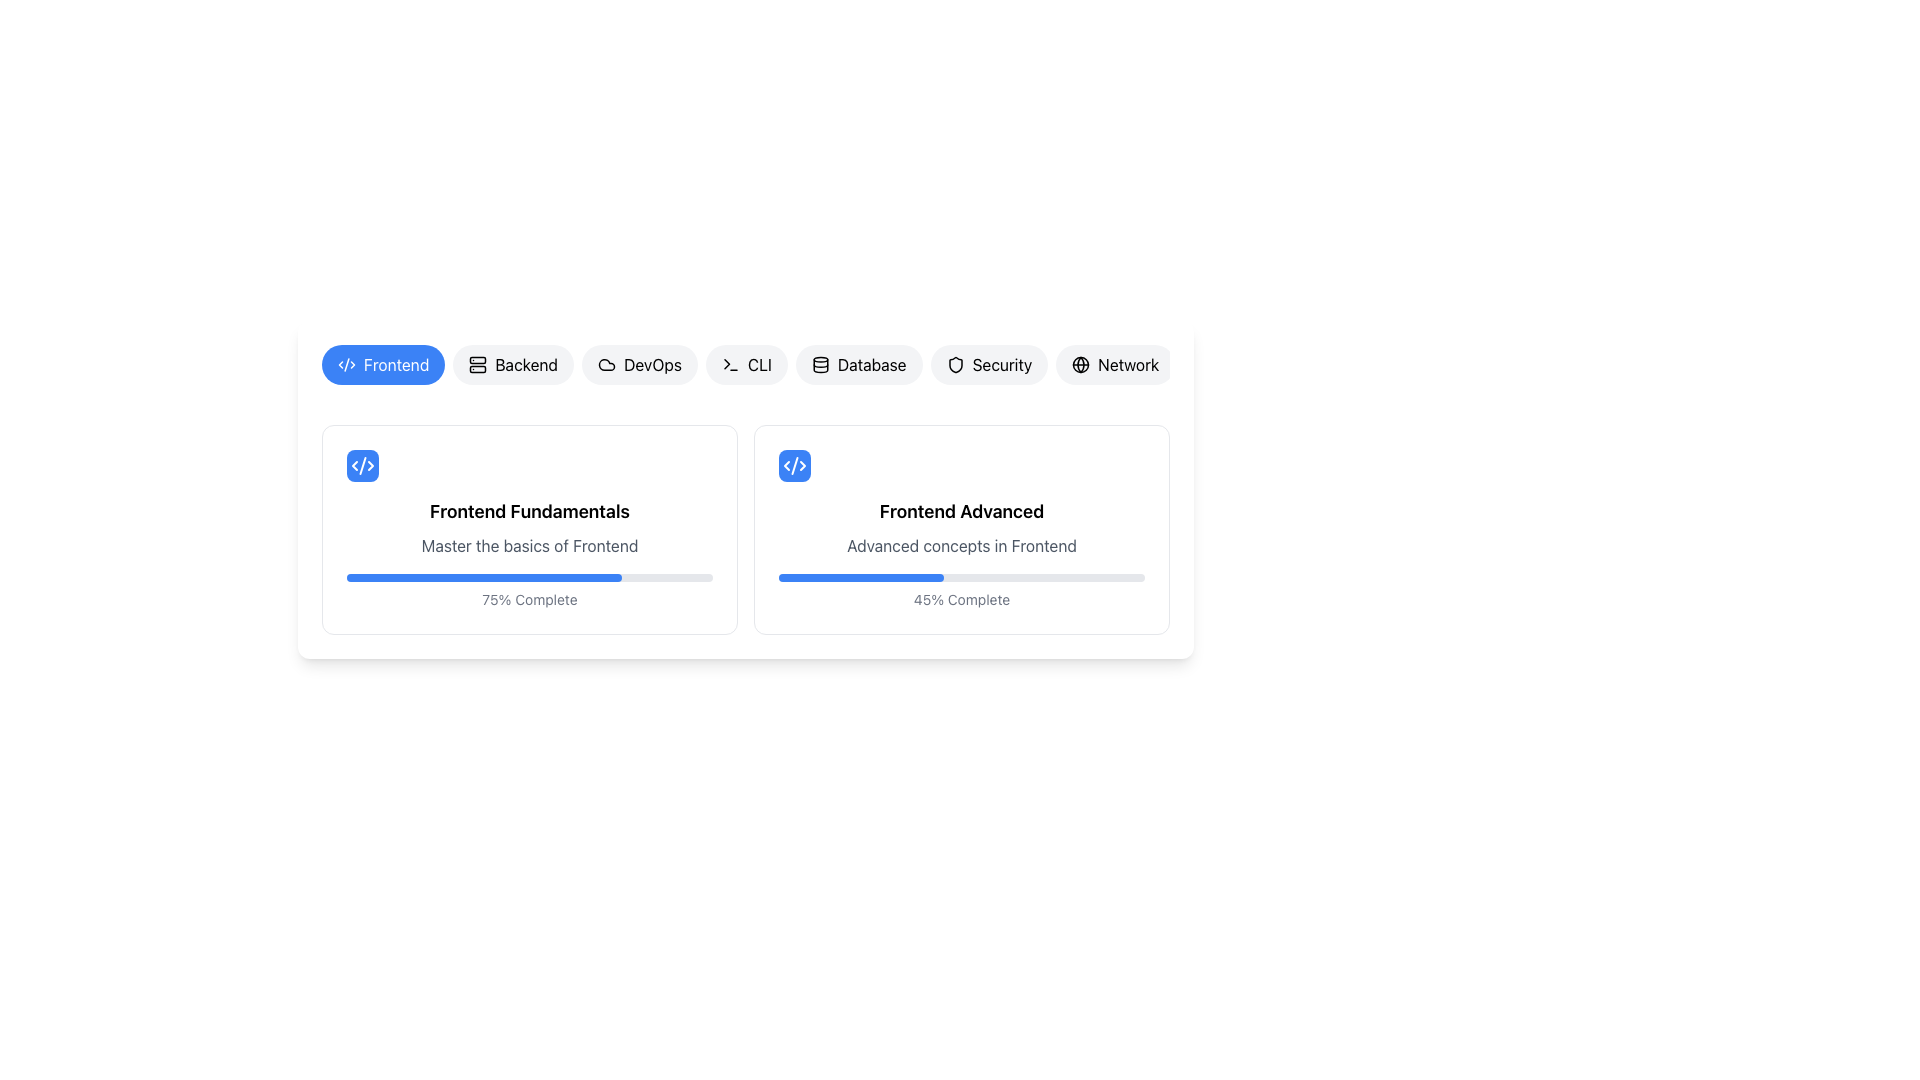 The width and height of the screenshot is (1920, 1080). What do you see at coordinates (1080, 365) in the screenshot?
I see `the largest circular shape in the SVG illustration of the globe icon, which represents global access and connectivity` at bounding box center [1080, 365].